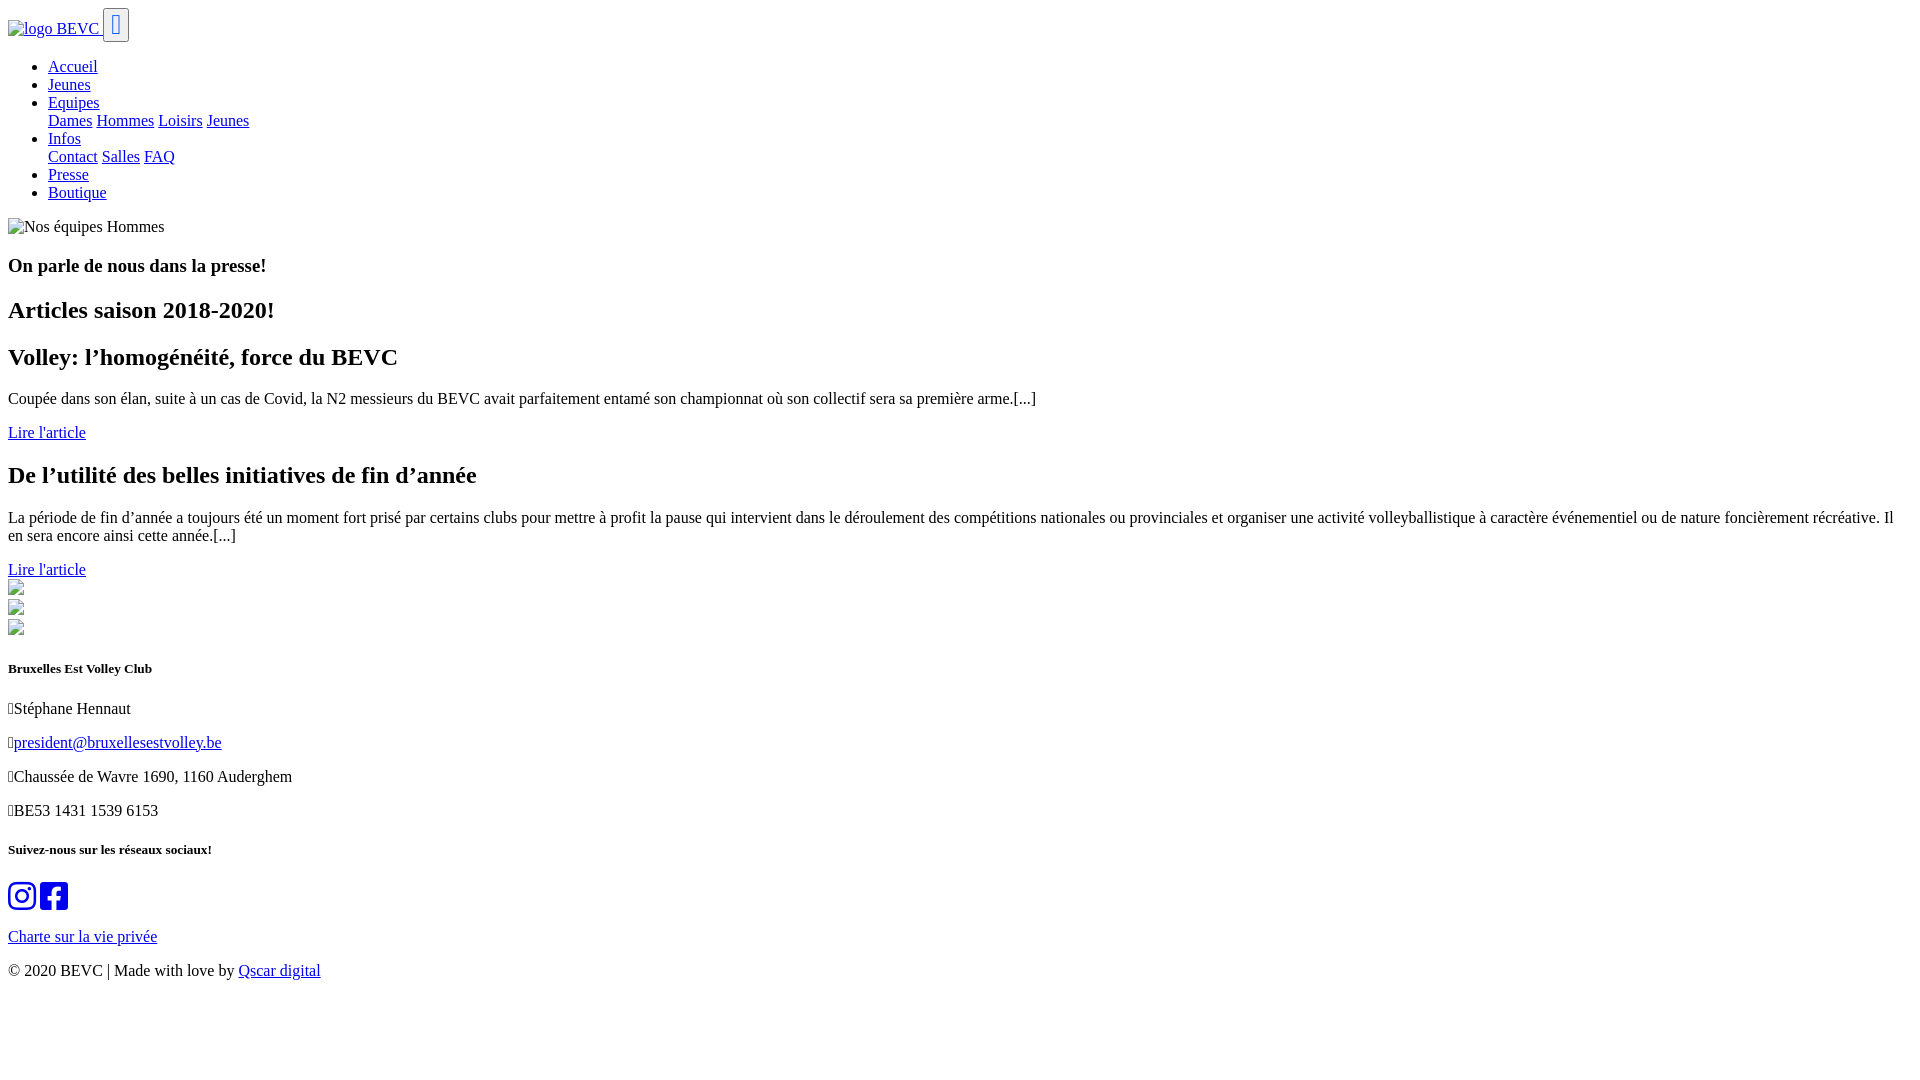 Image resolution: width=1920 pixels, height=1080 pixels. What do you see at coordinates (72, 65) in the screenshot?
I see `'Accueil'` at bounding box center [72, 65].